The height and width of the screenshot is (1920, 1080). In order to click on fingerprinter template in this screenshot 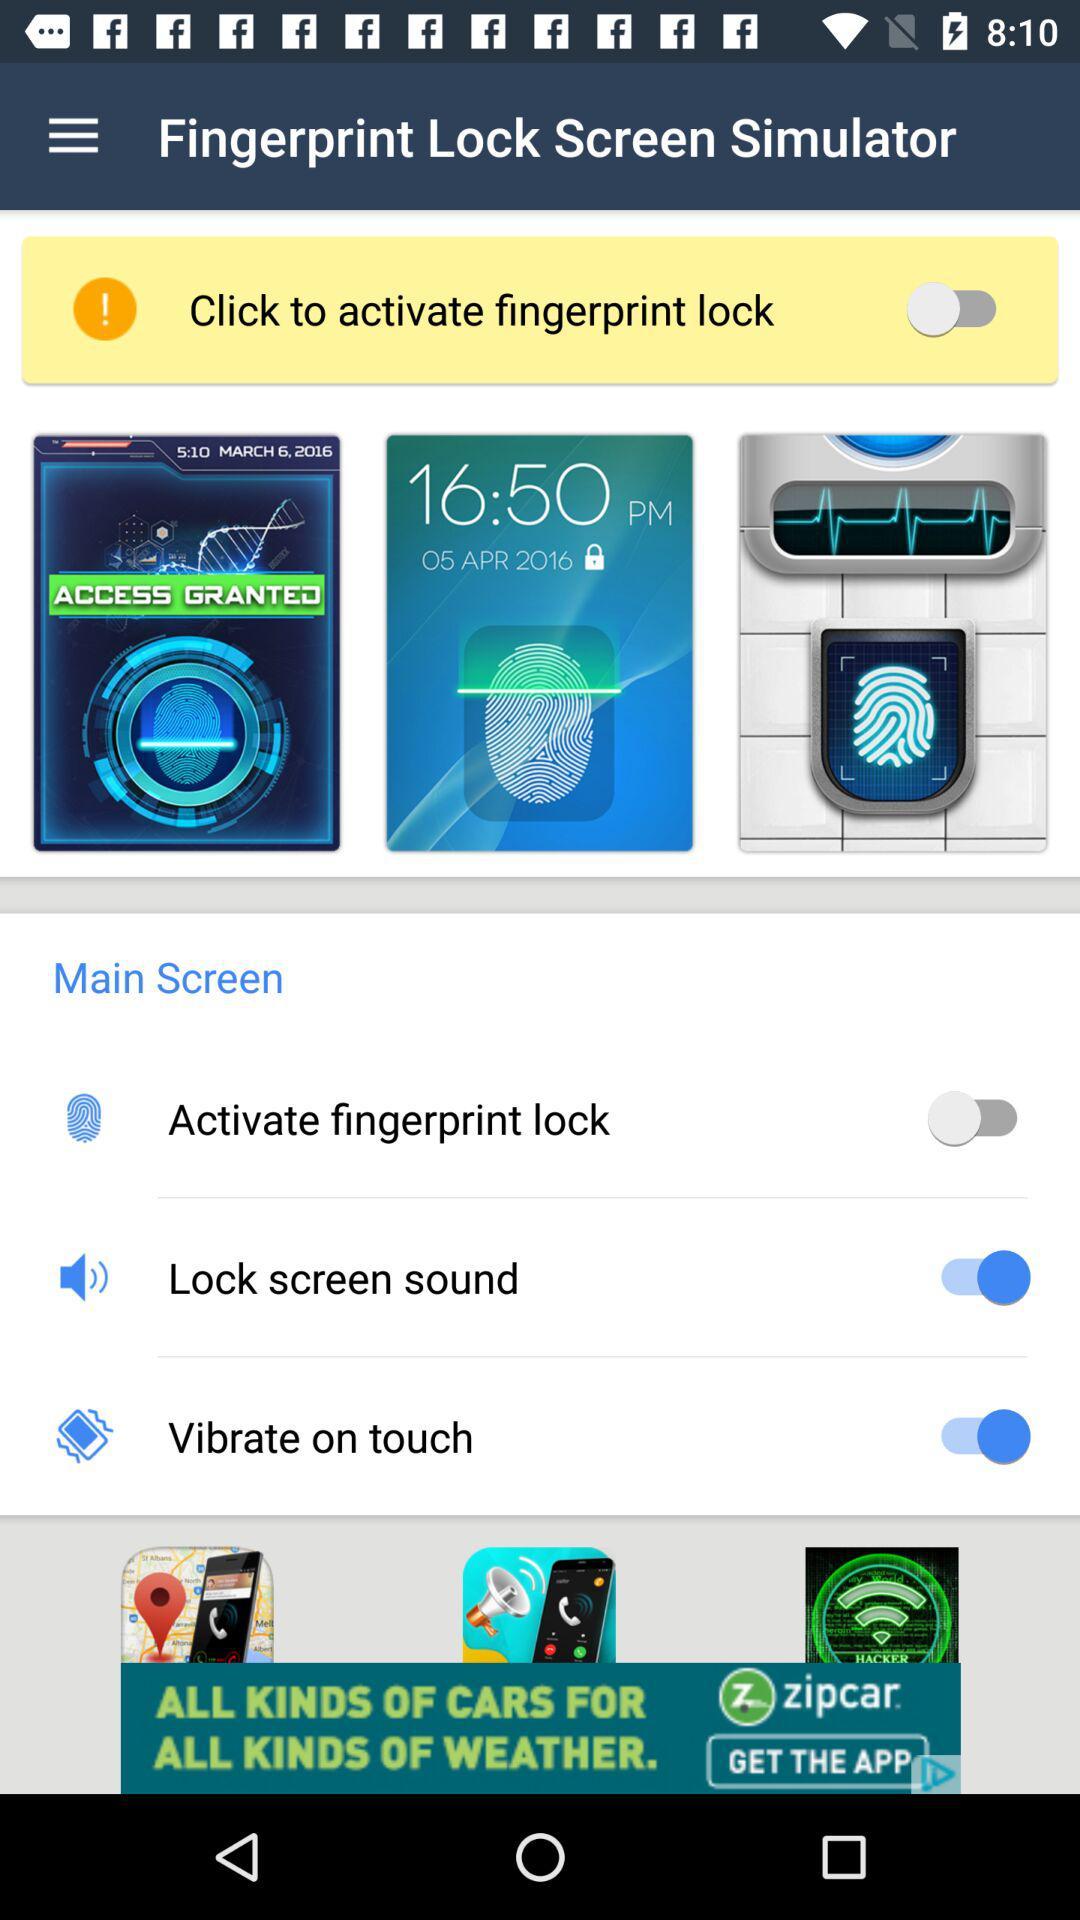, I will do `click(538, 643)`.